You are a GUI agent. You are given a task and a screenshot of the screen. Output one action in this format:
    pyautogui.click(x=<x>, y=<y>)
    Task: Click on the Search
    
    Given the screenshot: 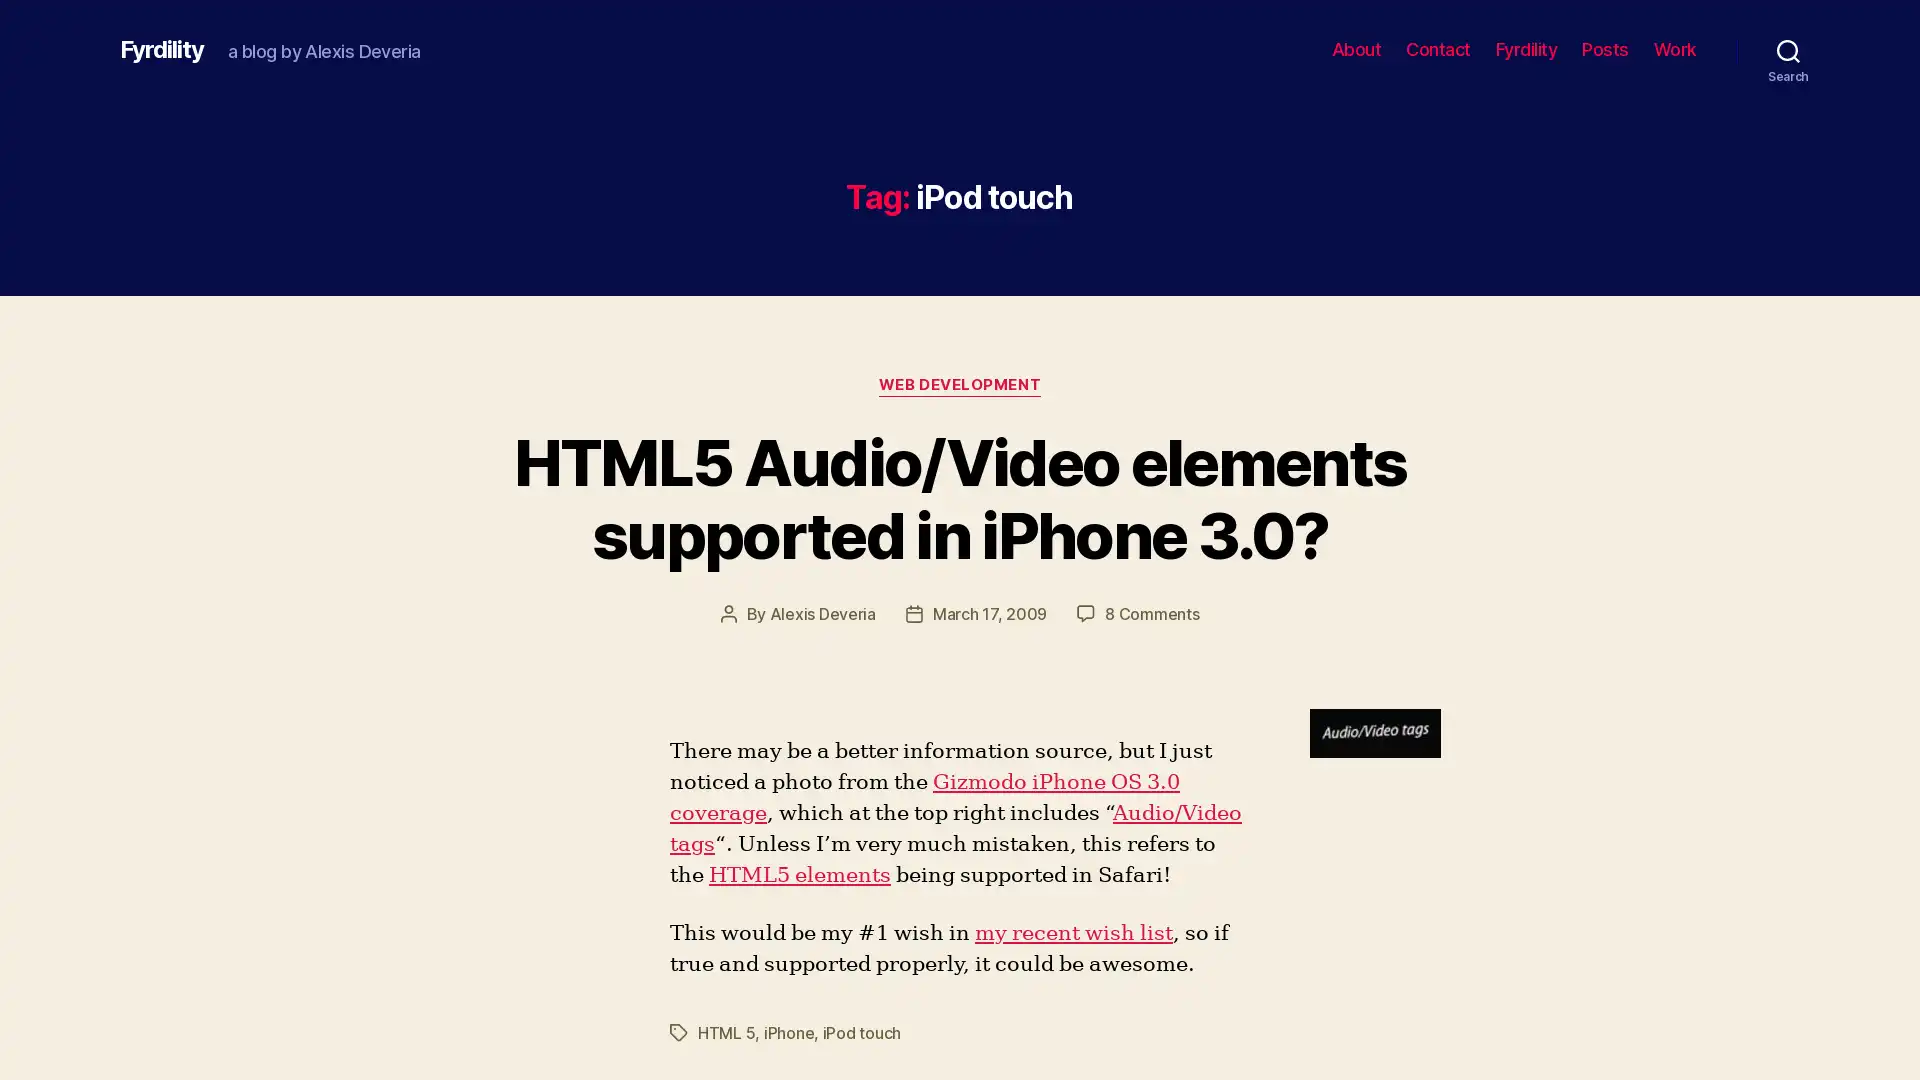 What is the action you would take?
    pyautogui.click(x=1788, y=49)
    